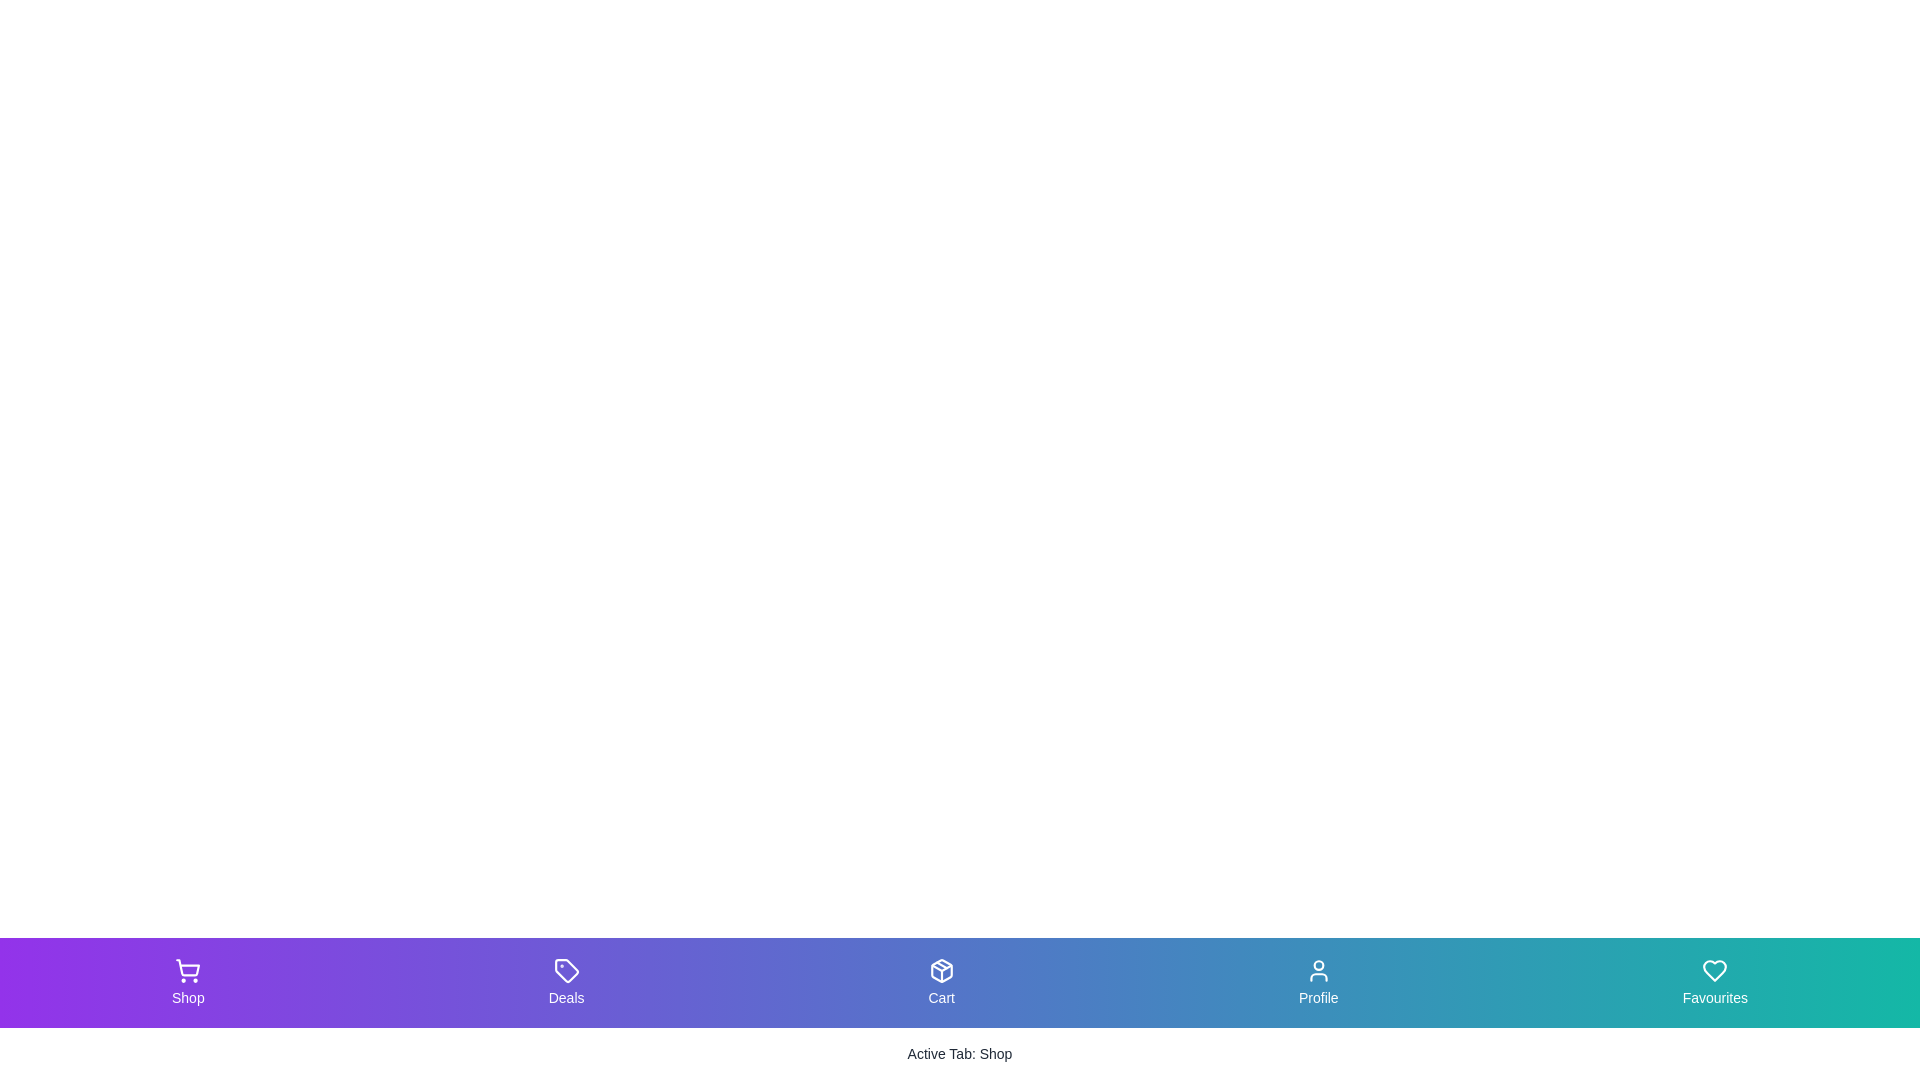 The image size is (1920, 1080). What do you see at coordinates (565, 982) in the screenshot?
I see `the tab labeled Deals to view its hover effect` at bounding box center [565, 982].